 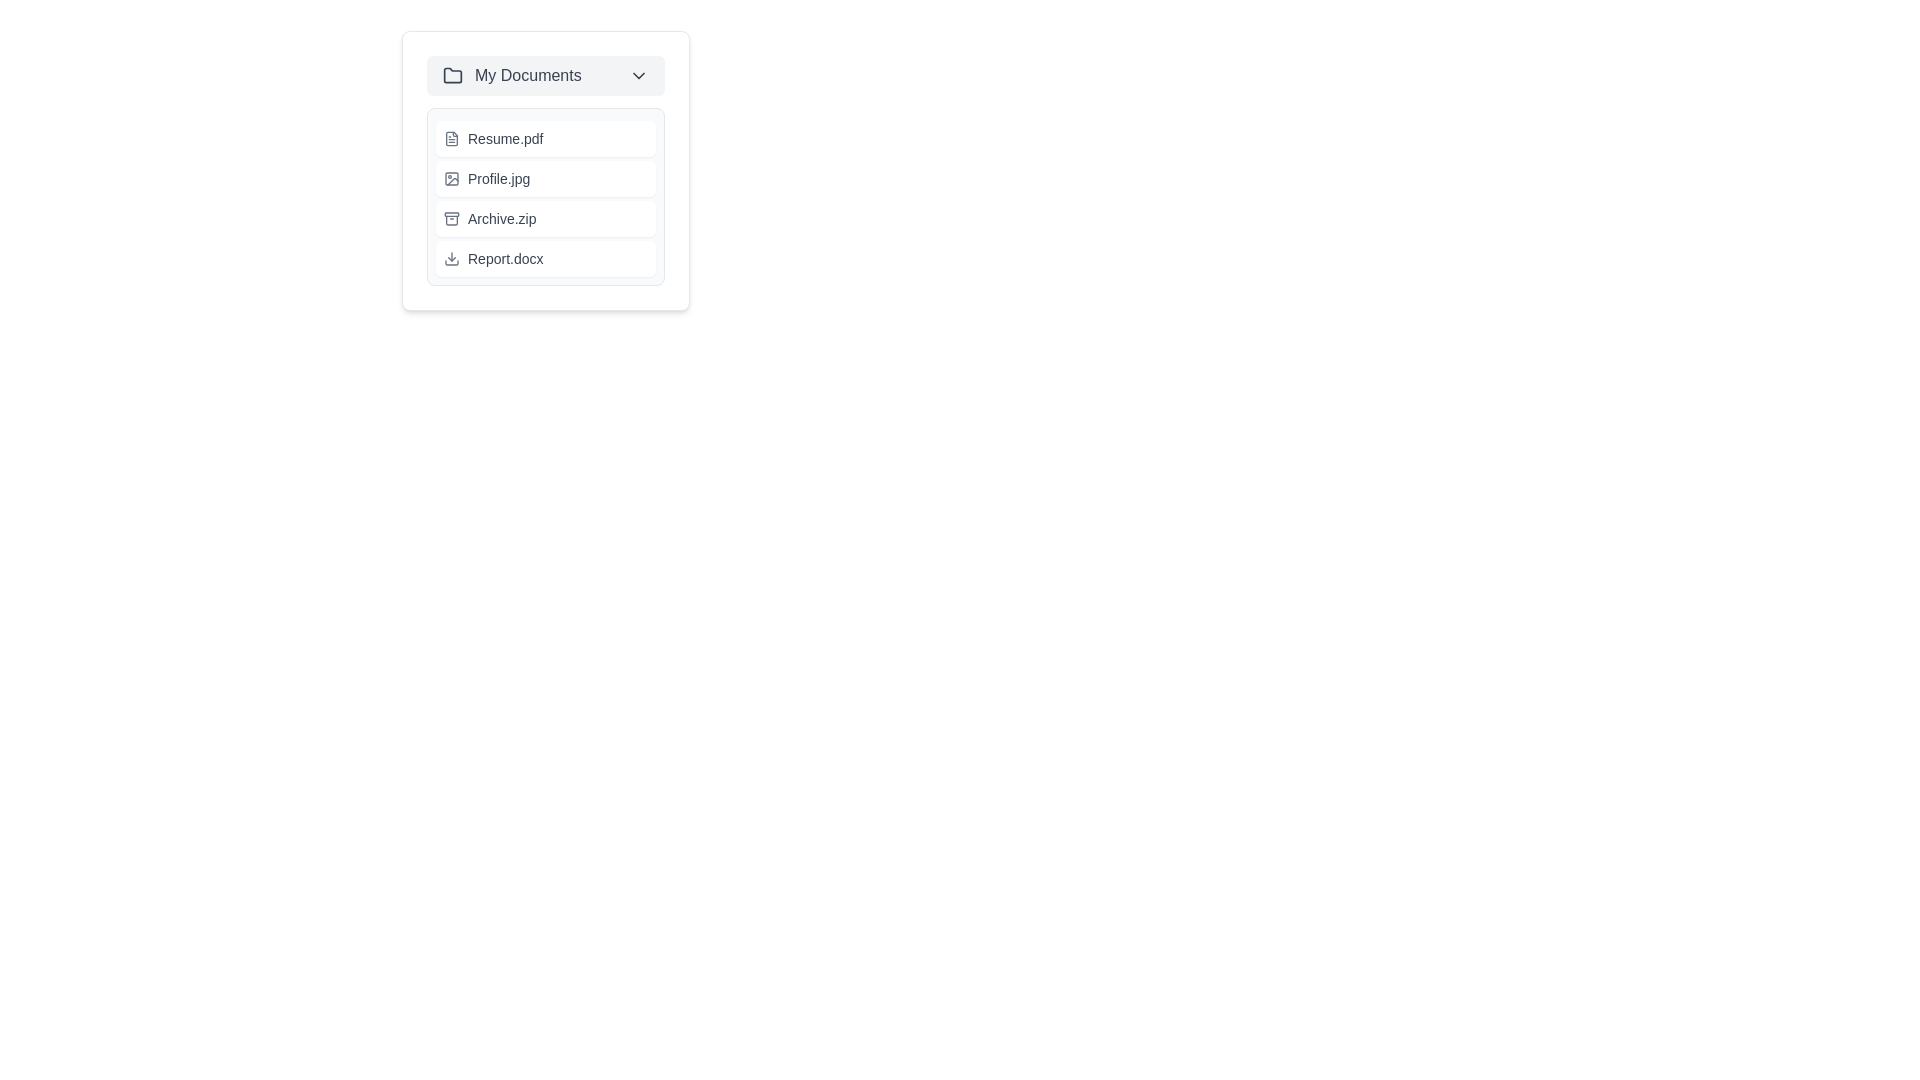 What do you see at coordinates (499, 177) in the screenshot?
I see `the 'Profile.jpg' text label, which is styled with a small font size and medium weight, located as the second item in the vertical list of files within the 'My Documents' panel` at bounding box center [499, 177].